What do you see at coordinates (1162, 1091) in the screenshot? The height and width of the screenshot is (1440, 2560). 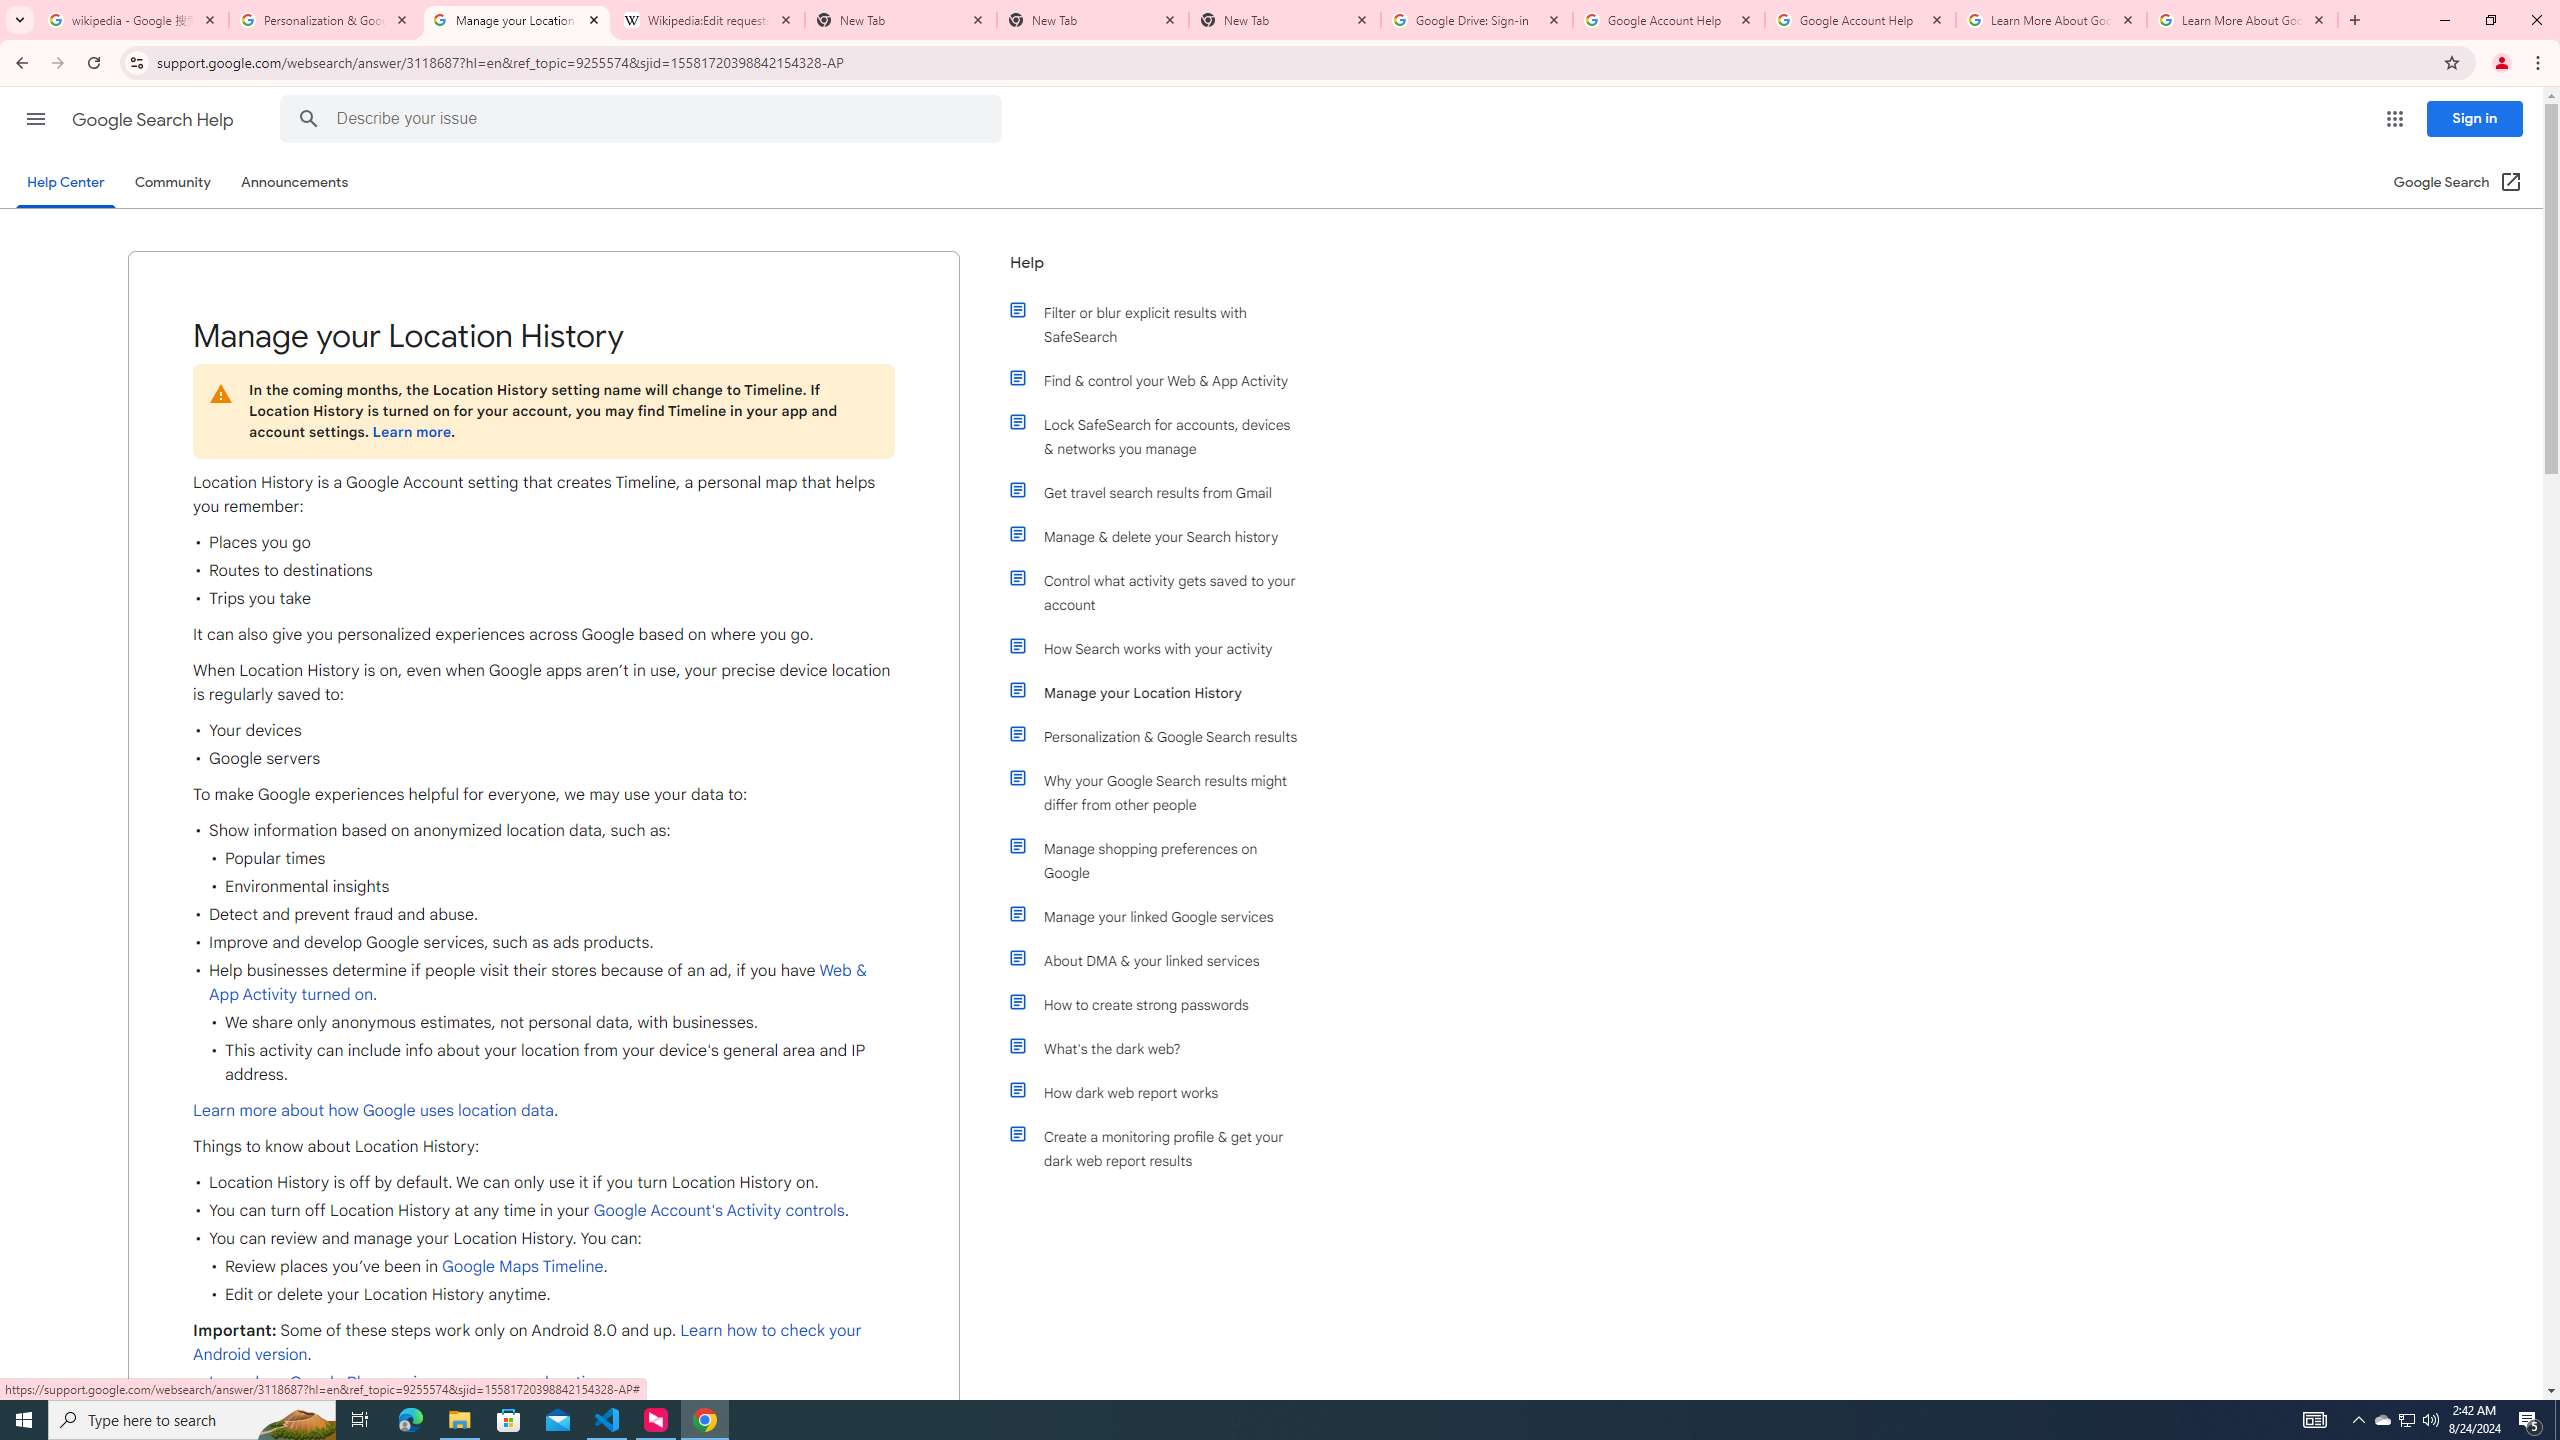 I see `'How dark web report works'` at bounding box center [1162, 1091].